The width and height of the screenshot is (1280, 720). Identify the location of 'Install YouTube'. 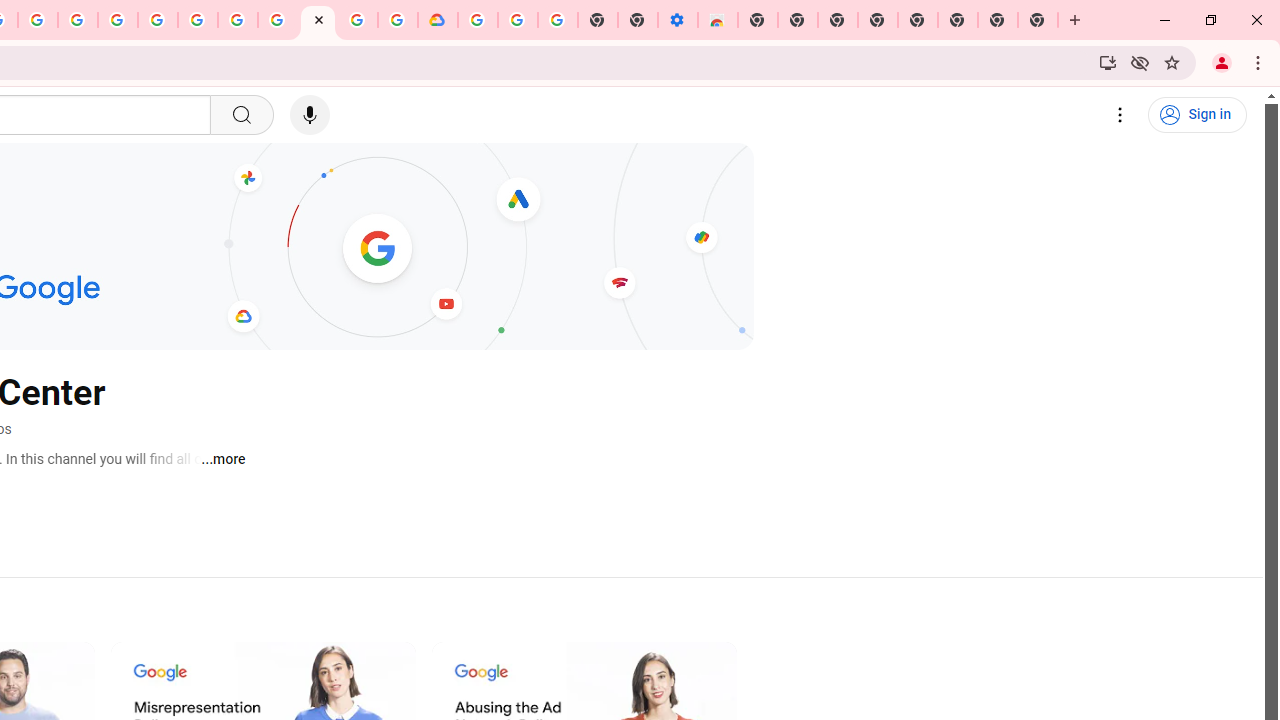
(1106, 61).